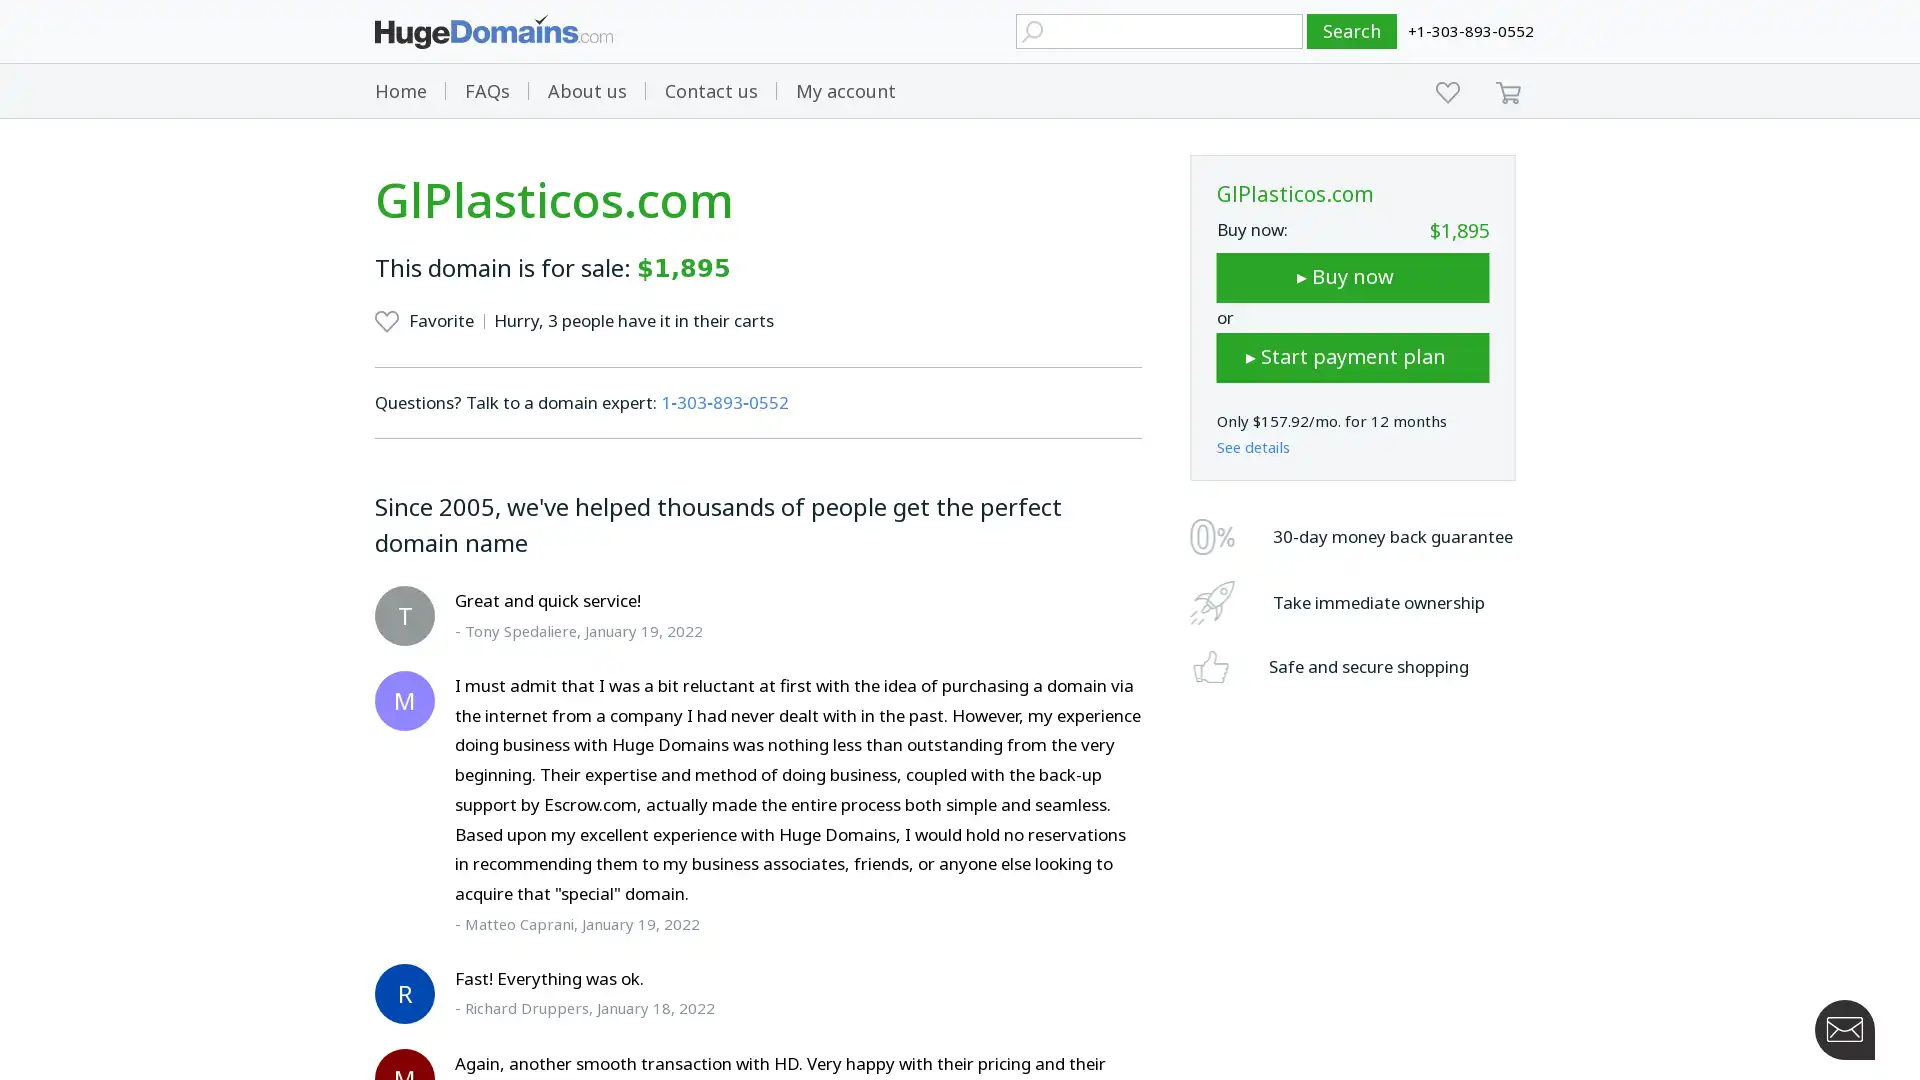 Image resolution: width=1920 pixels, height=1080 pixels. What do you see at coordinates (1352, 31) in the screenshot?
I see `Search` at bounding box center [1352, 31].